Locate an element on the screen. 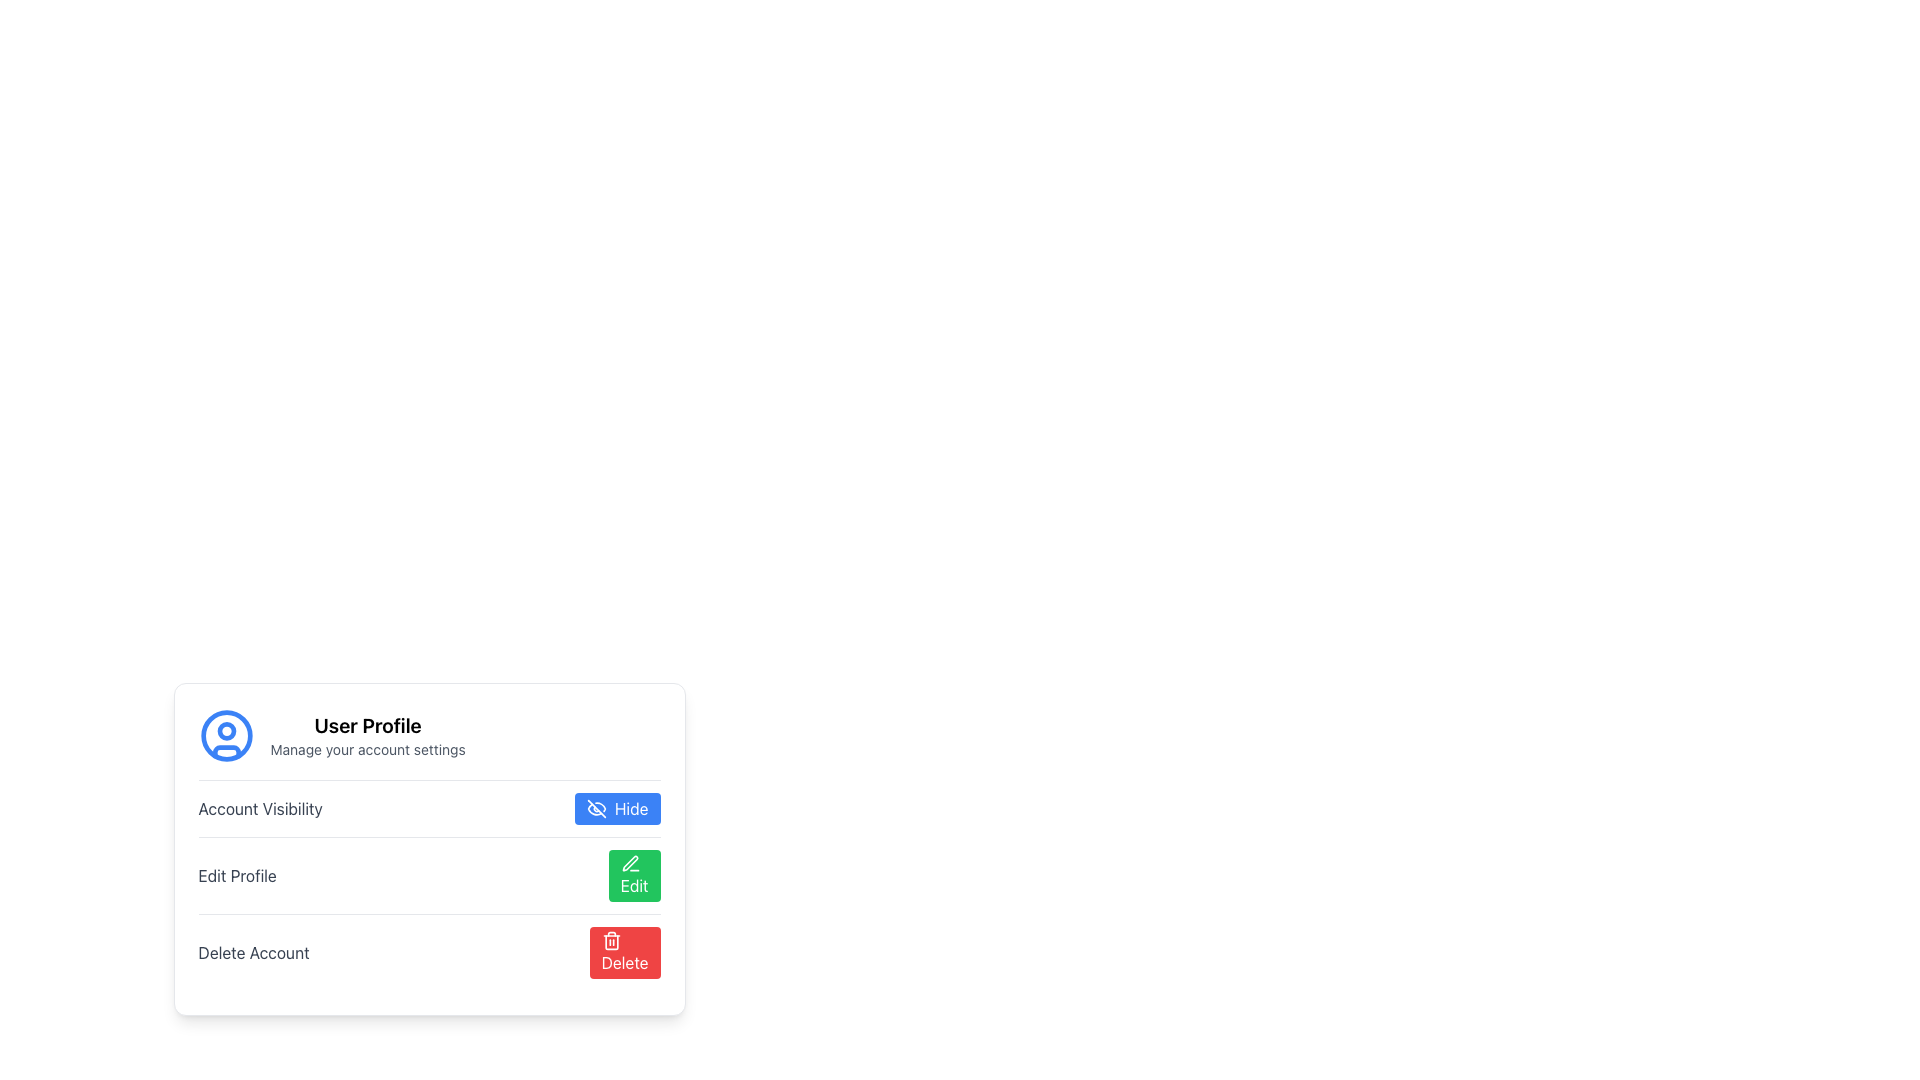  the 'Hide' SVG Icon located within the 'Account Visibility' section of the user profile interface to focus on it using keyboard navigation is located at coordinates (595, 808).